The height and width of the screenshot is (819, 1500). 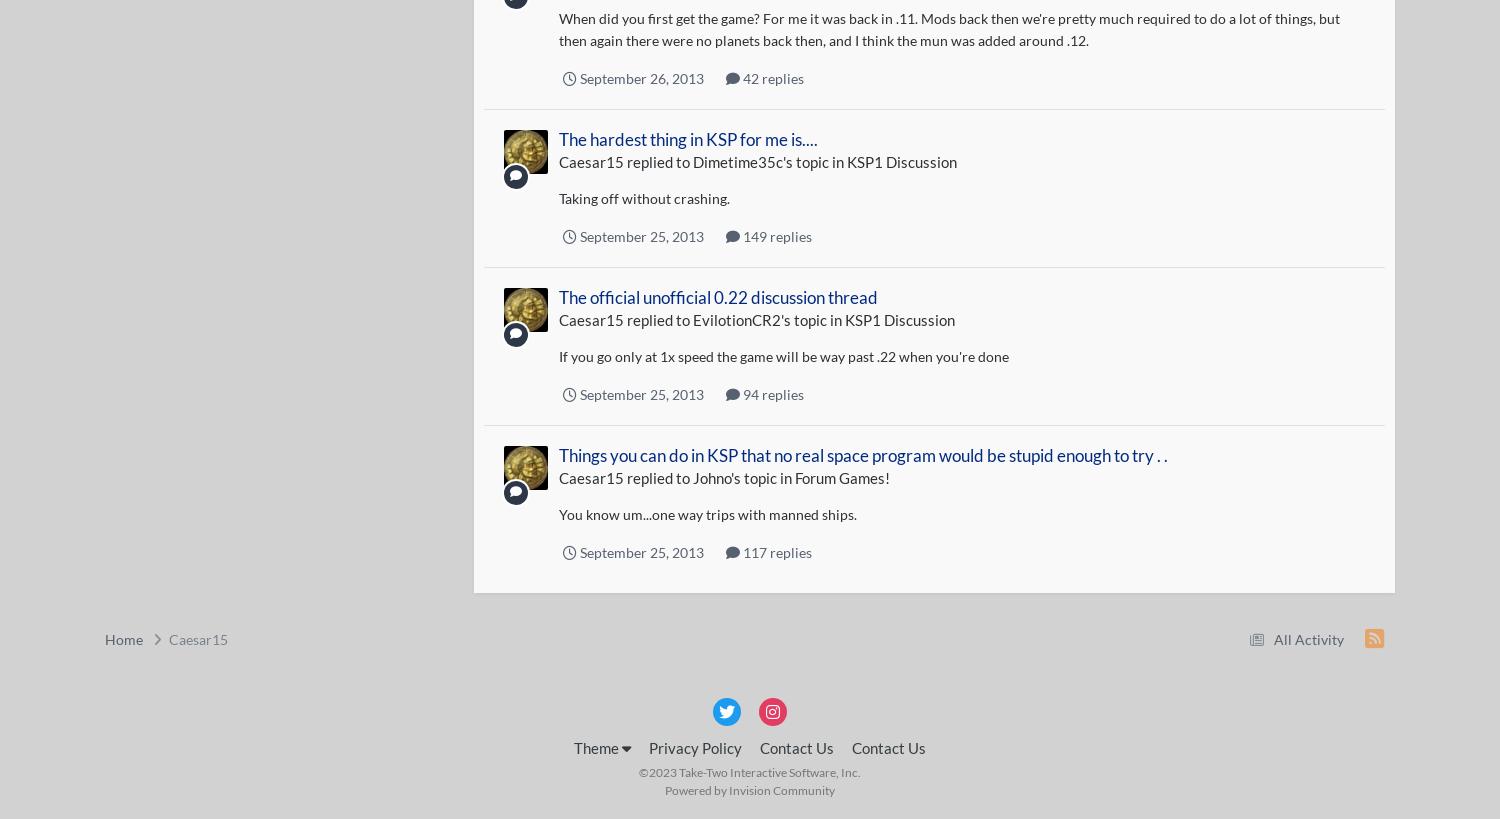 I want to click on 'EvilotionCR2', so click(x=735, y=319).